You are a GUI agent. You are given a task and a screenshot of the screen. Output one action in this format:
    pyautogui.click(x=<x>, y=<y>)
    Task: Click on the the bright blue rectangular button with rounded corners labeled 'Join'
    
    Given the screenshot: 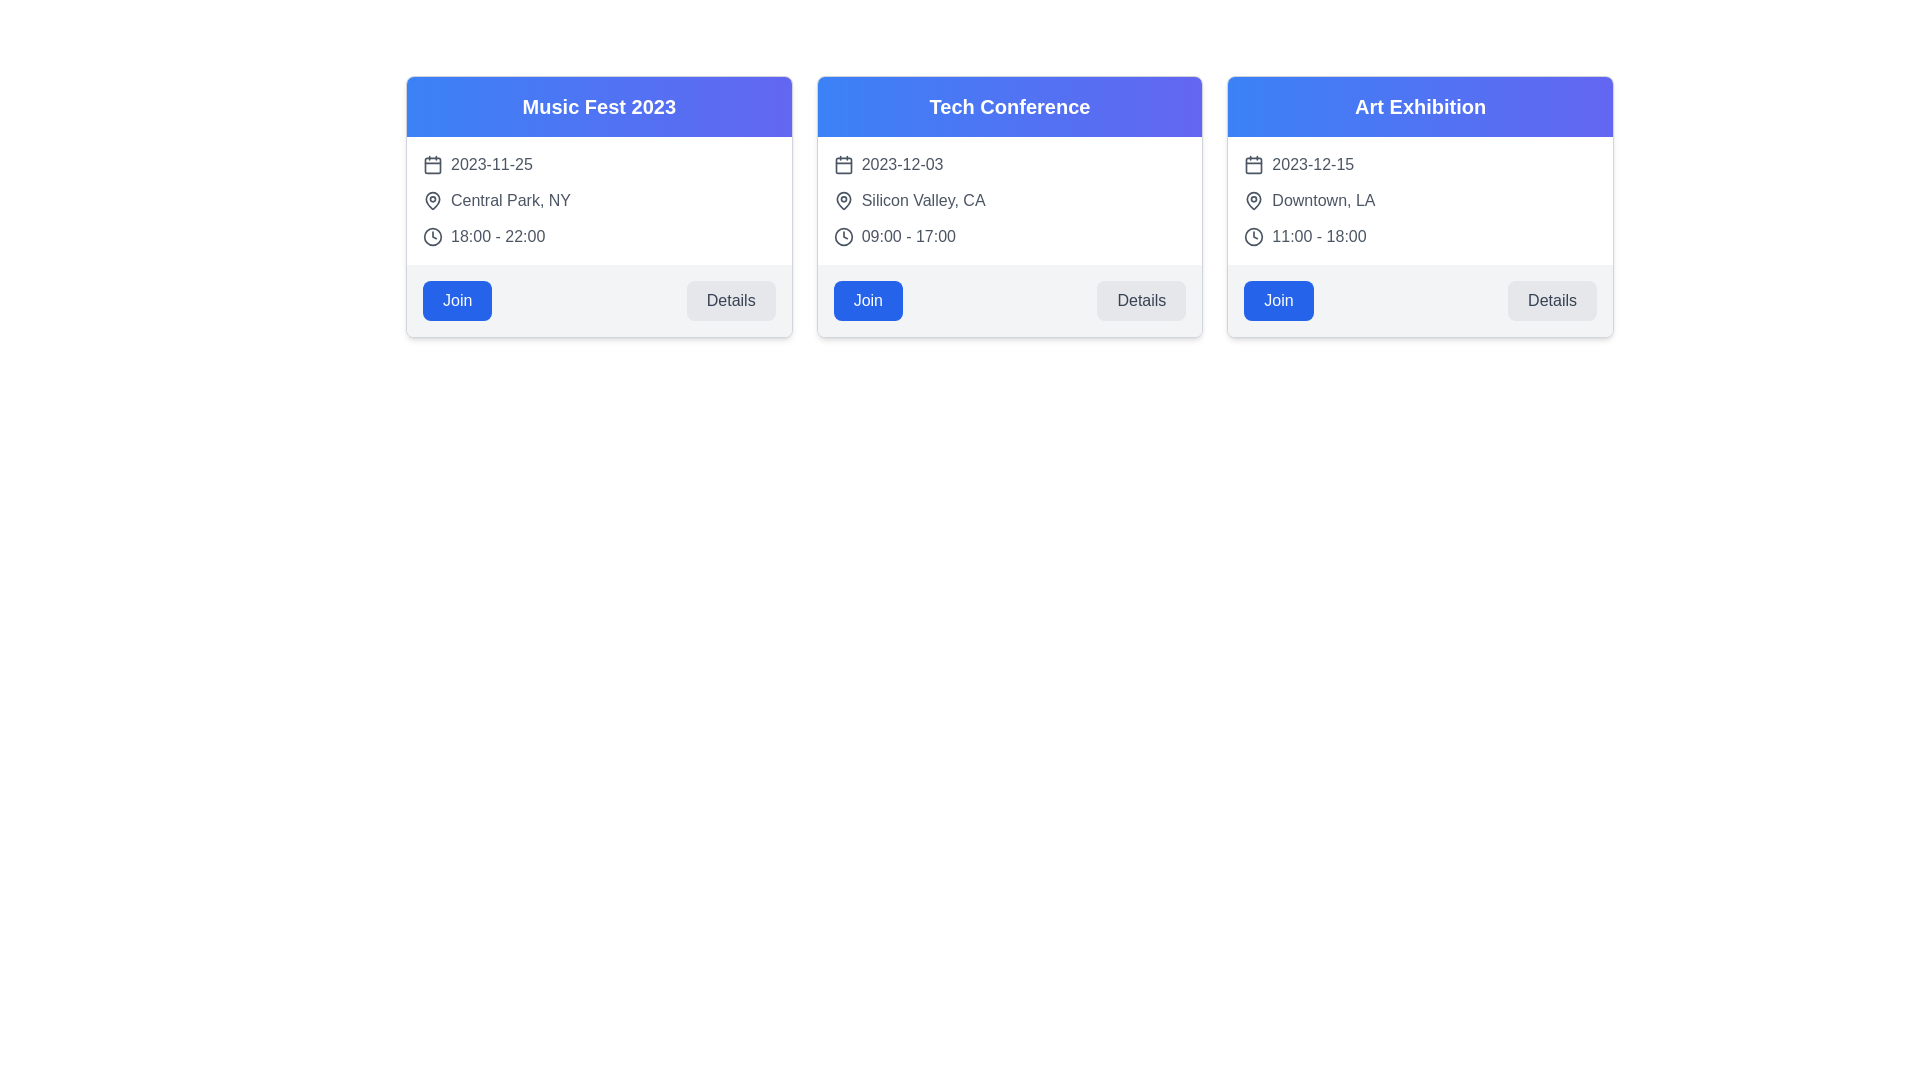 What is the action you would take?
    pyautogui.click(x=456, y=300)
    